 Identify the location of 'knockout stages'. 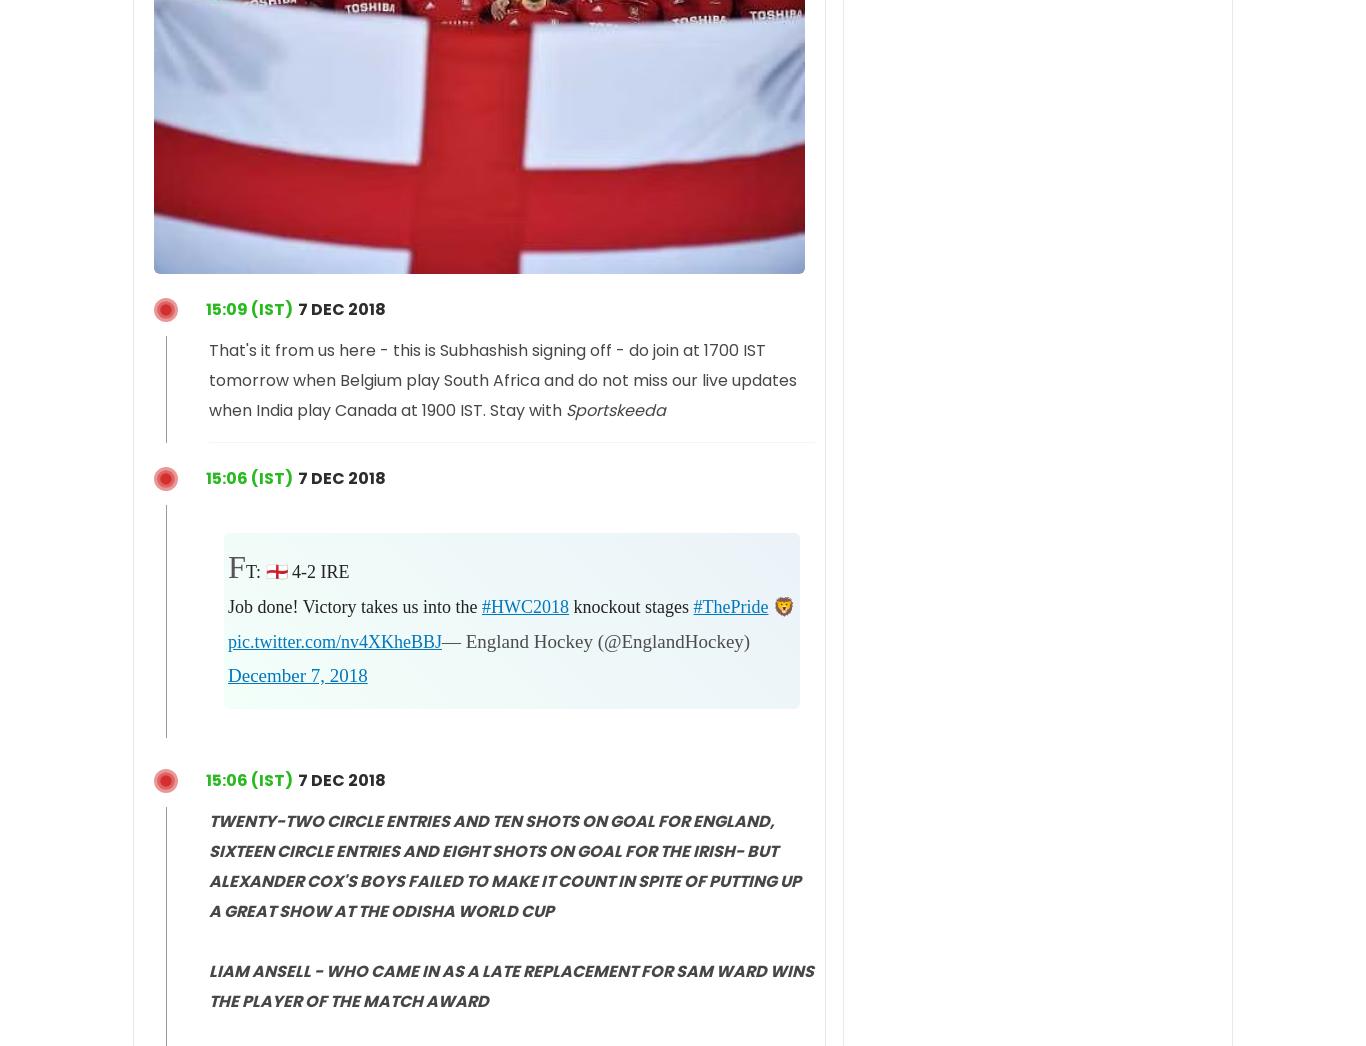
(629, 606).